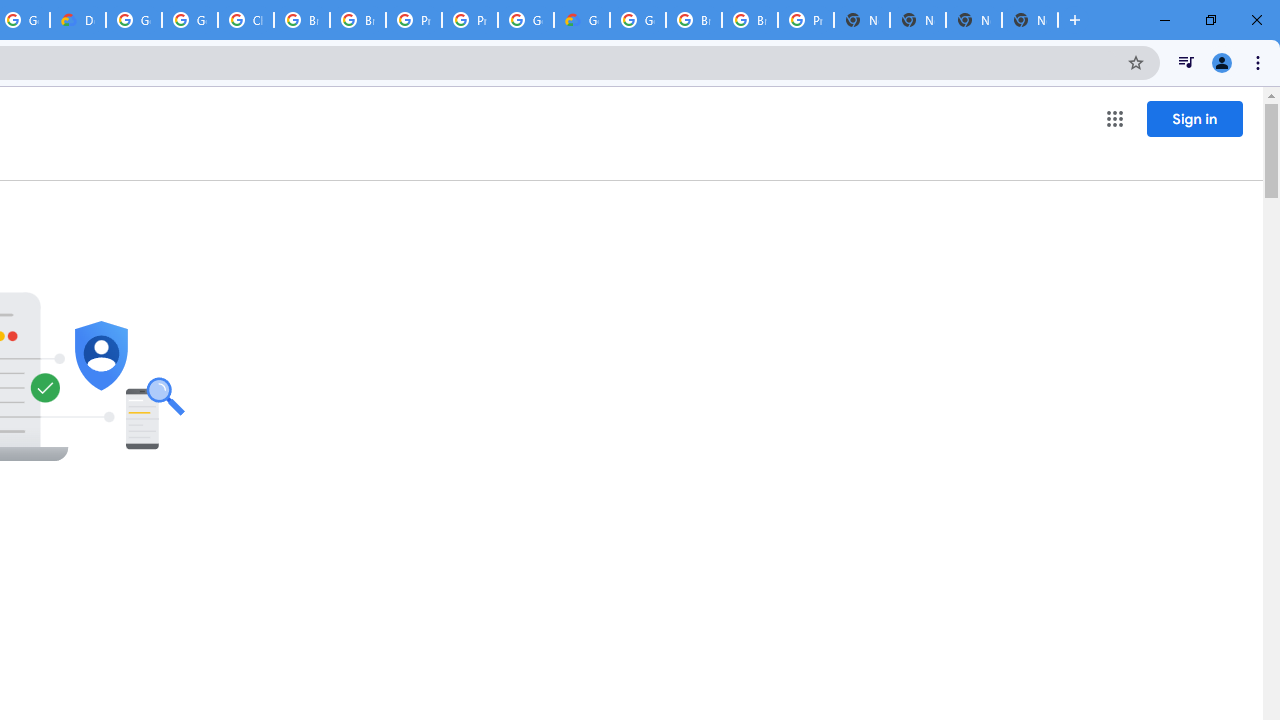 The image size is (1280, 720). What do you see at coordinates (974, 20) in the screenshot?
I see `'New Tab'` at bounding box center [974, 20].